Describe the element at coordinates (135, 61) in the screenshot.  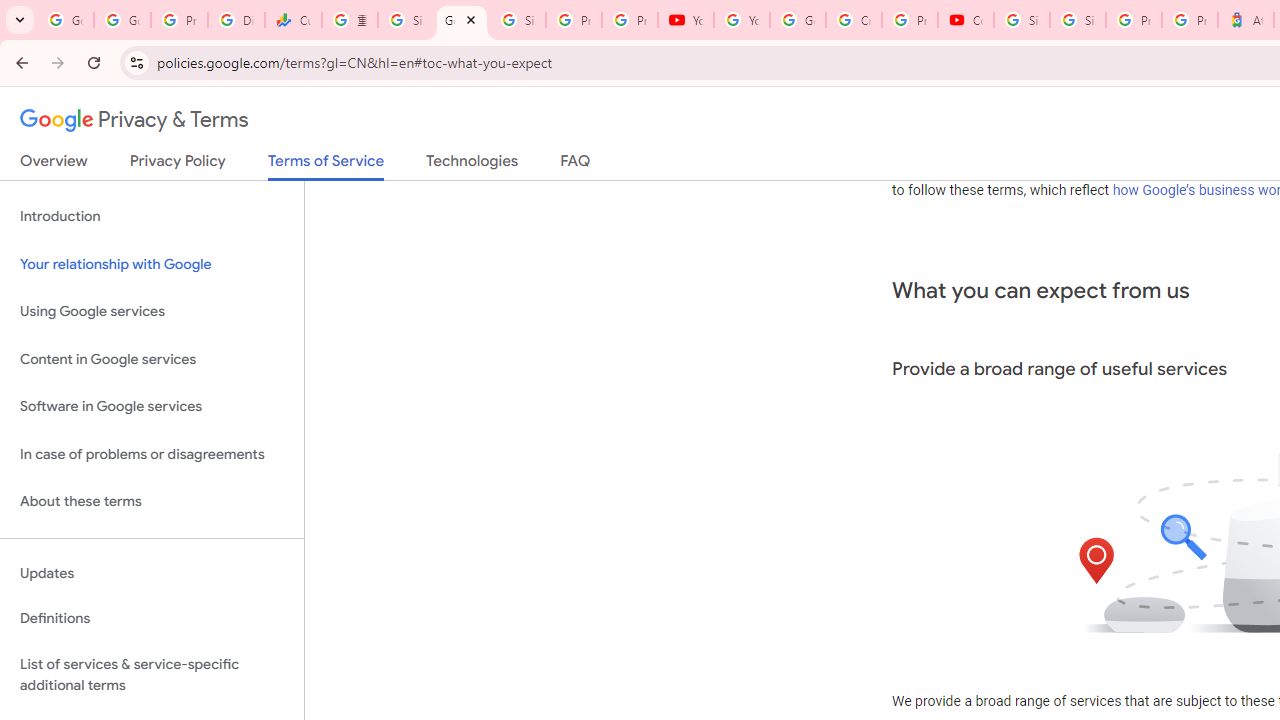
I see `'View site information'` at that location.